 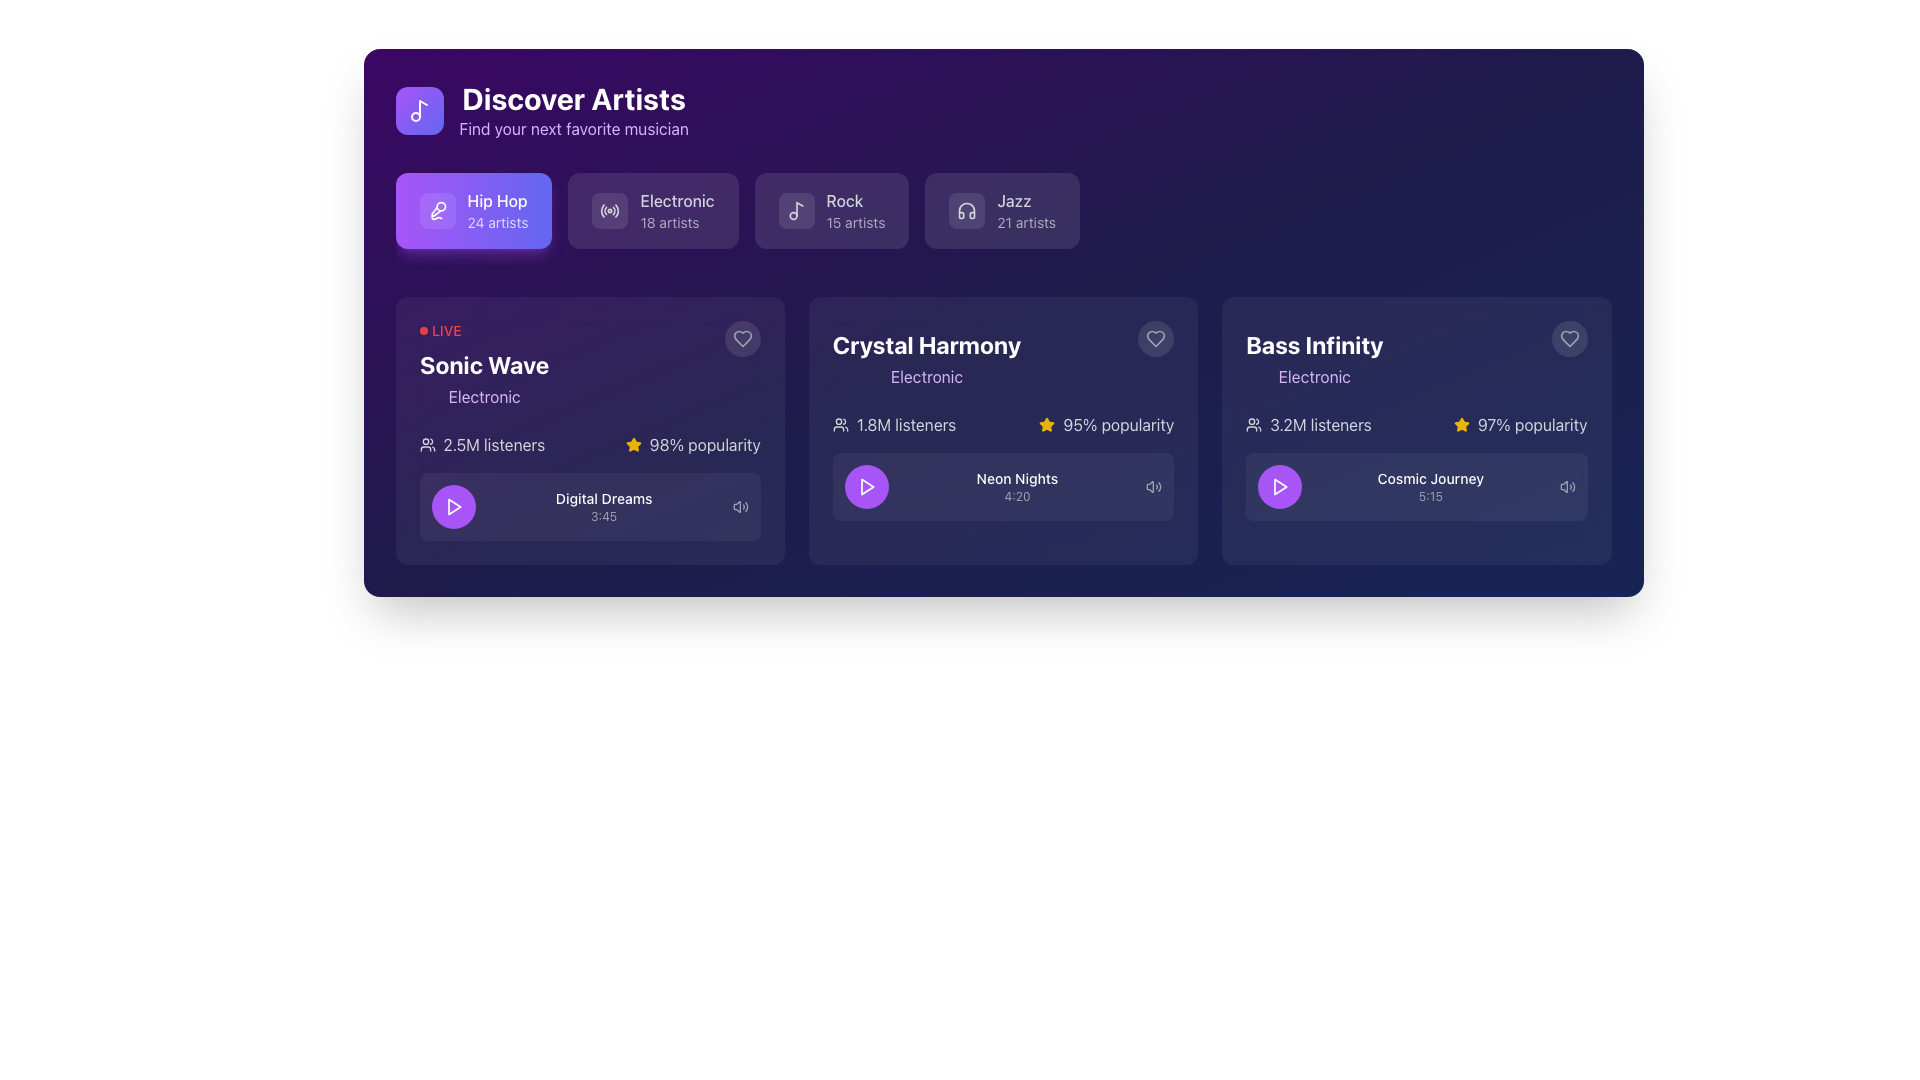 I want to click on the yellow star icon with the text '95% popularity' located in the card titled 'Crystal Harmony', positioned below the 'Electronic' genre title, so click(x=1105, y=423).